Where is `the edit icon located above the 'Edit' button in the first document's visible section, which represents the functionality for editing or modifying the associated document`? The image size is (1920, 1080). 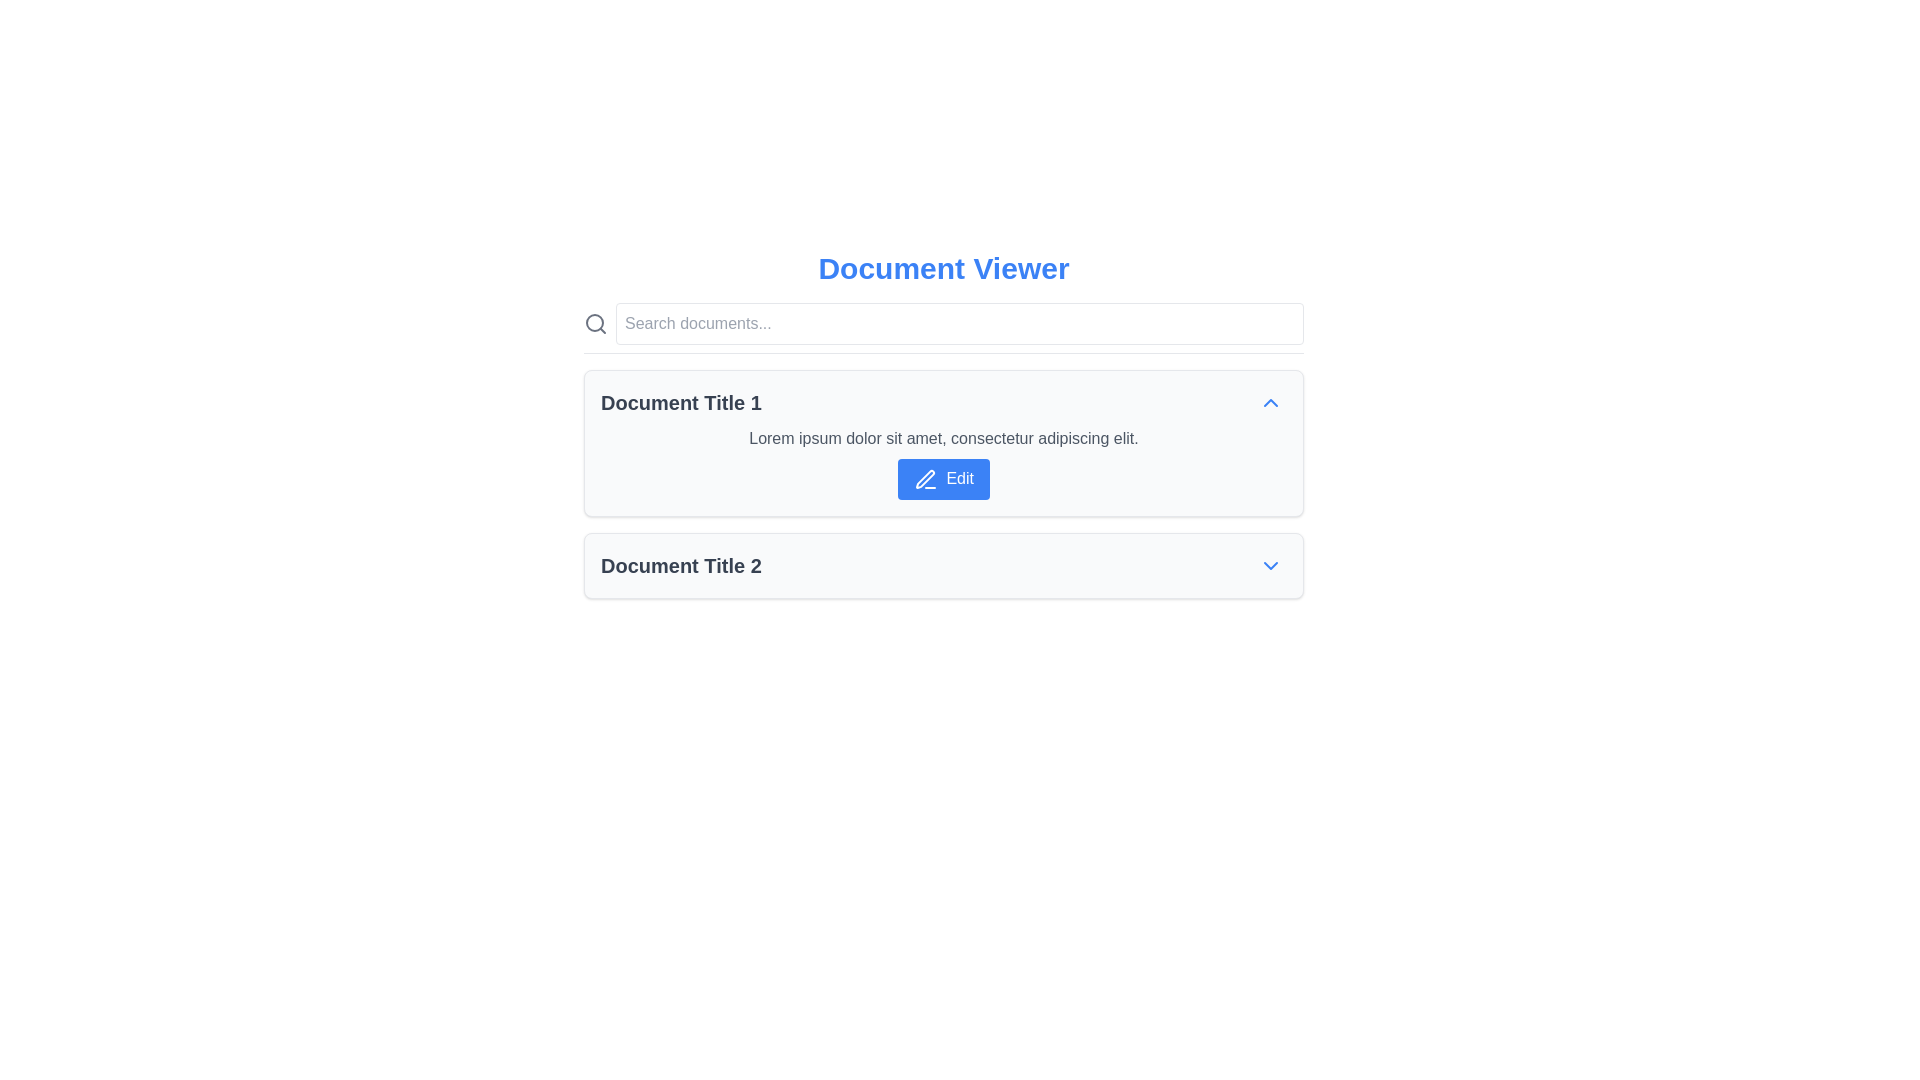 the edit icon located above the 'Edit' button in the first document's visible section, which represents the functionality for editing or modifying the associated document is located at coordinates (924, 479).